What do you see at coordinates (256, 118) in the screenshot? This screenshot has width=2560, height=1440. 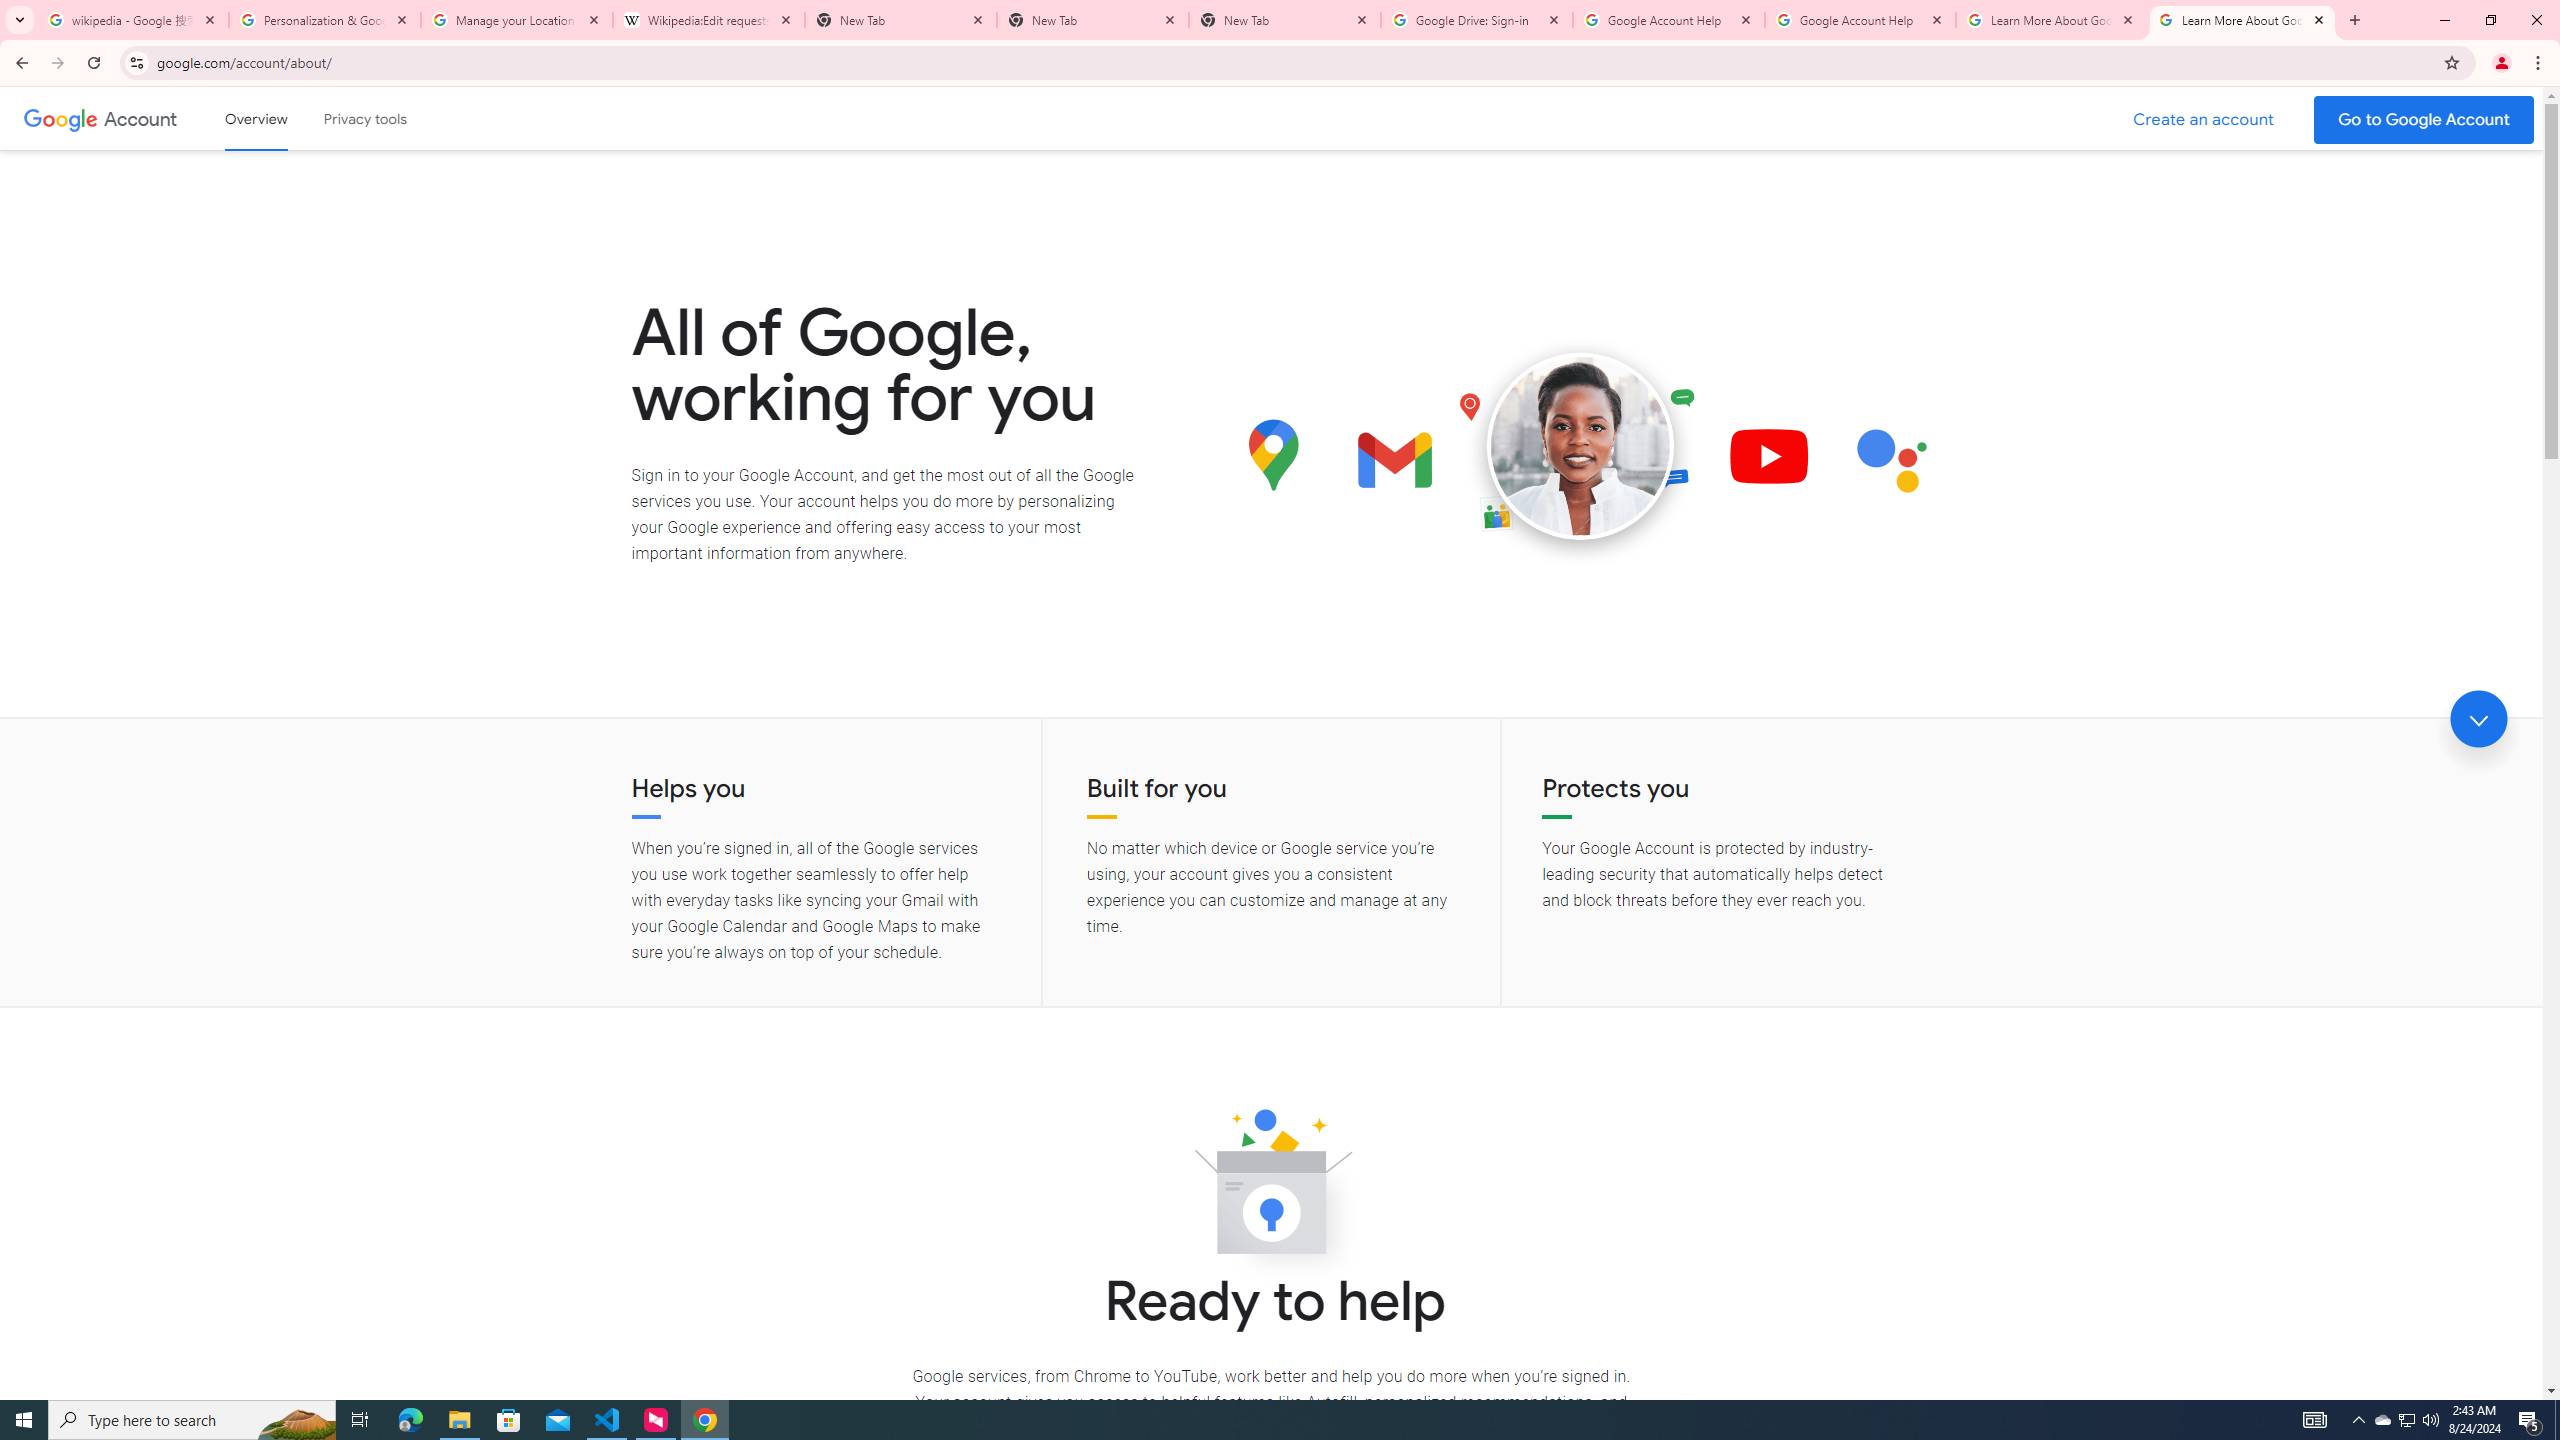 I see `'Google Account overview'` at bounding box center [256, 118].